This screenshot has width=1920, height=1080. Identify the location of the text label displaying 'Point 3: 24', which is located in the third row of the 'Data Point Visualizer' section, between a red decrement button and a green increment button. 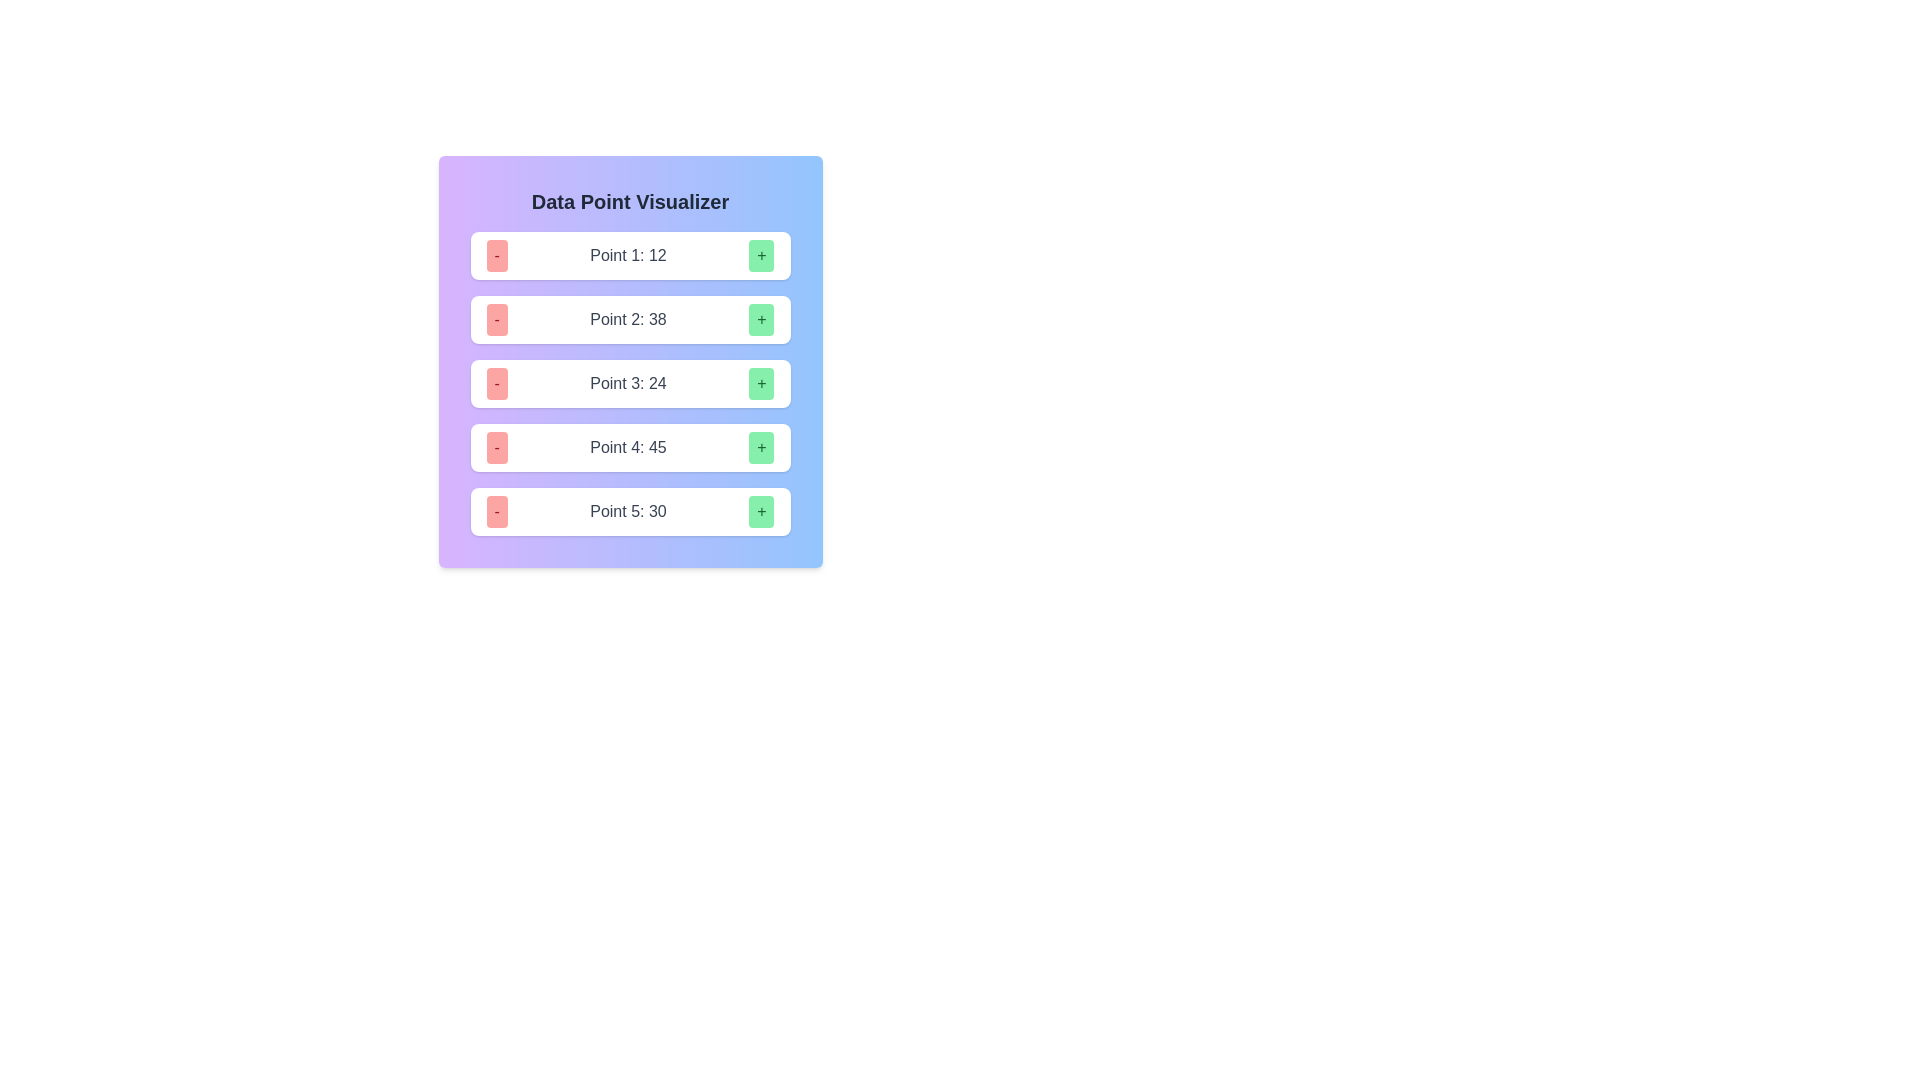
(627, 384).